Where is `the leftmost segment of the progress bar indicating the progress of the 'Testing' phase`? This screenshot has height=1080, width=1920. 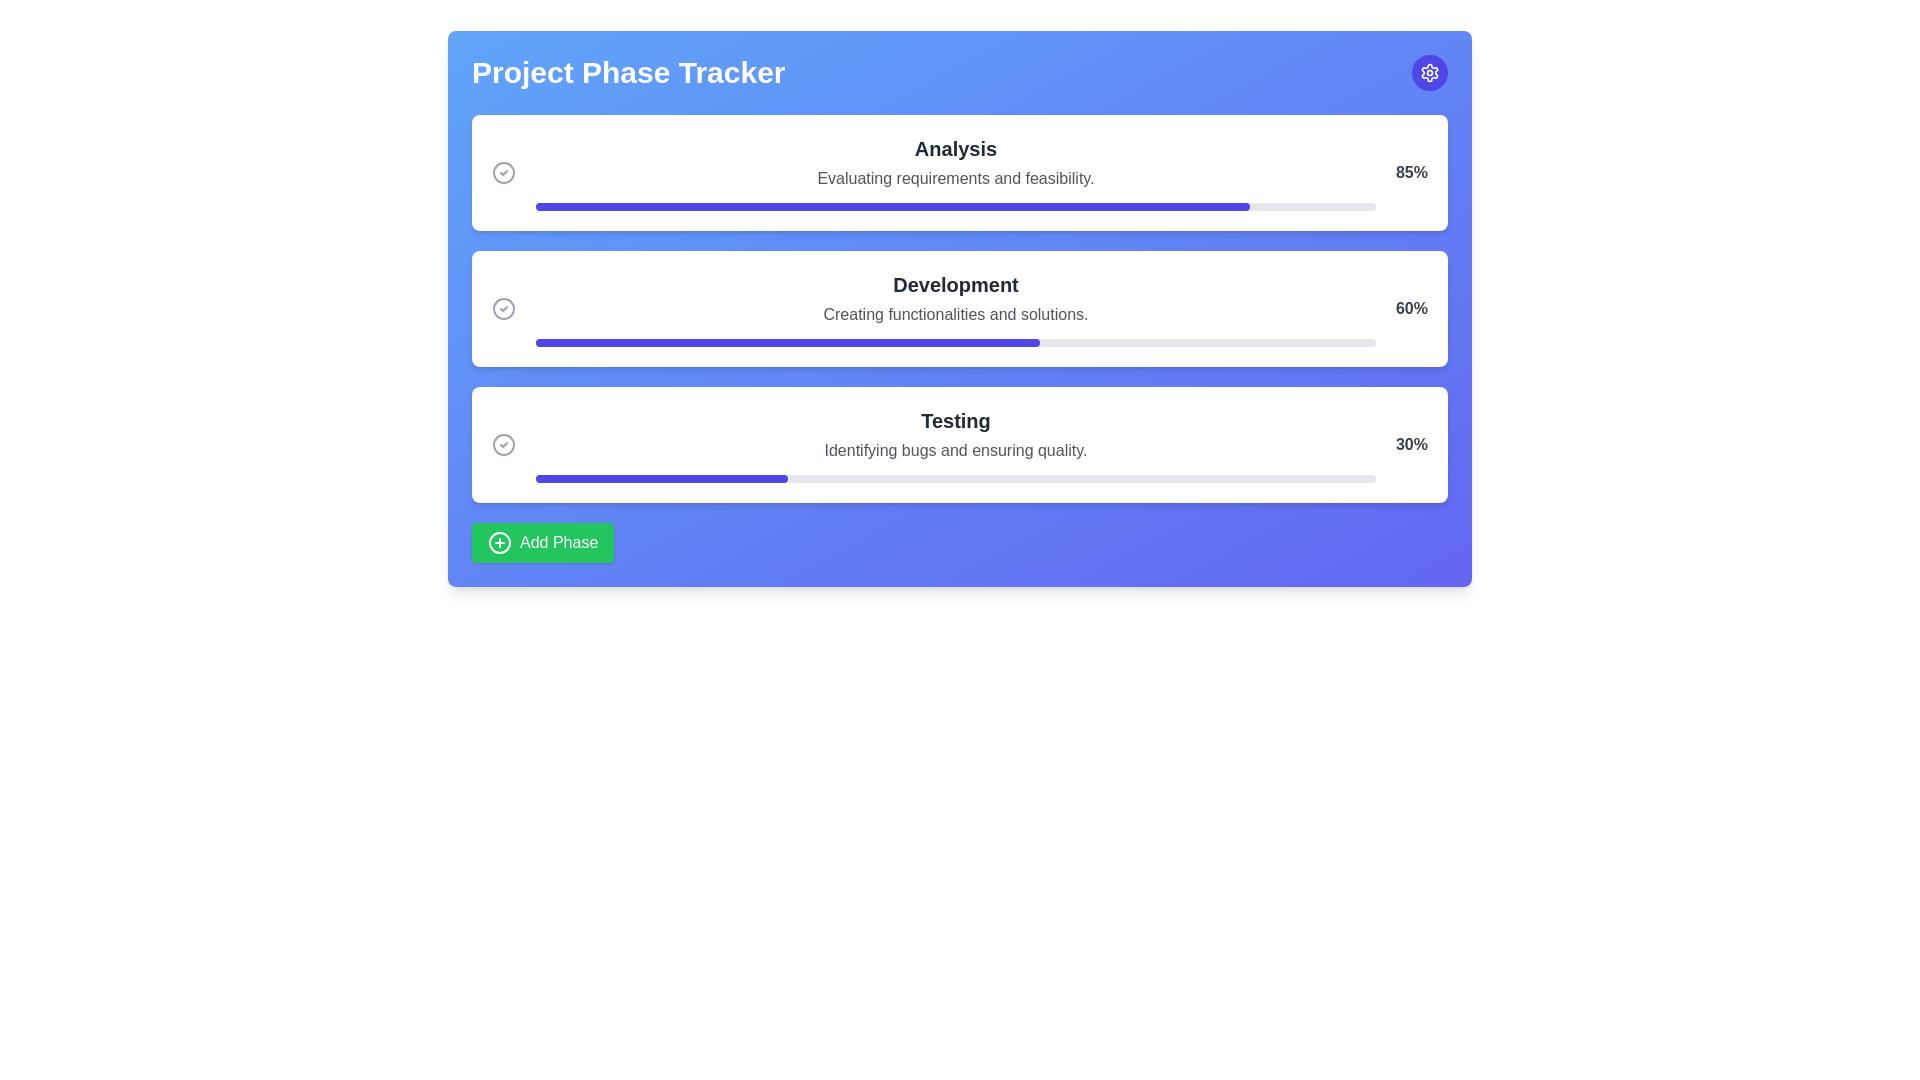
the leftmost segment of the progress bar indicating the progress of the 'Testing' phase is located at coordinates (662, 478).